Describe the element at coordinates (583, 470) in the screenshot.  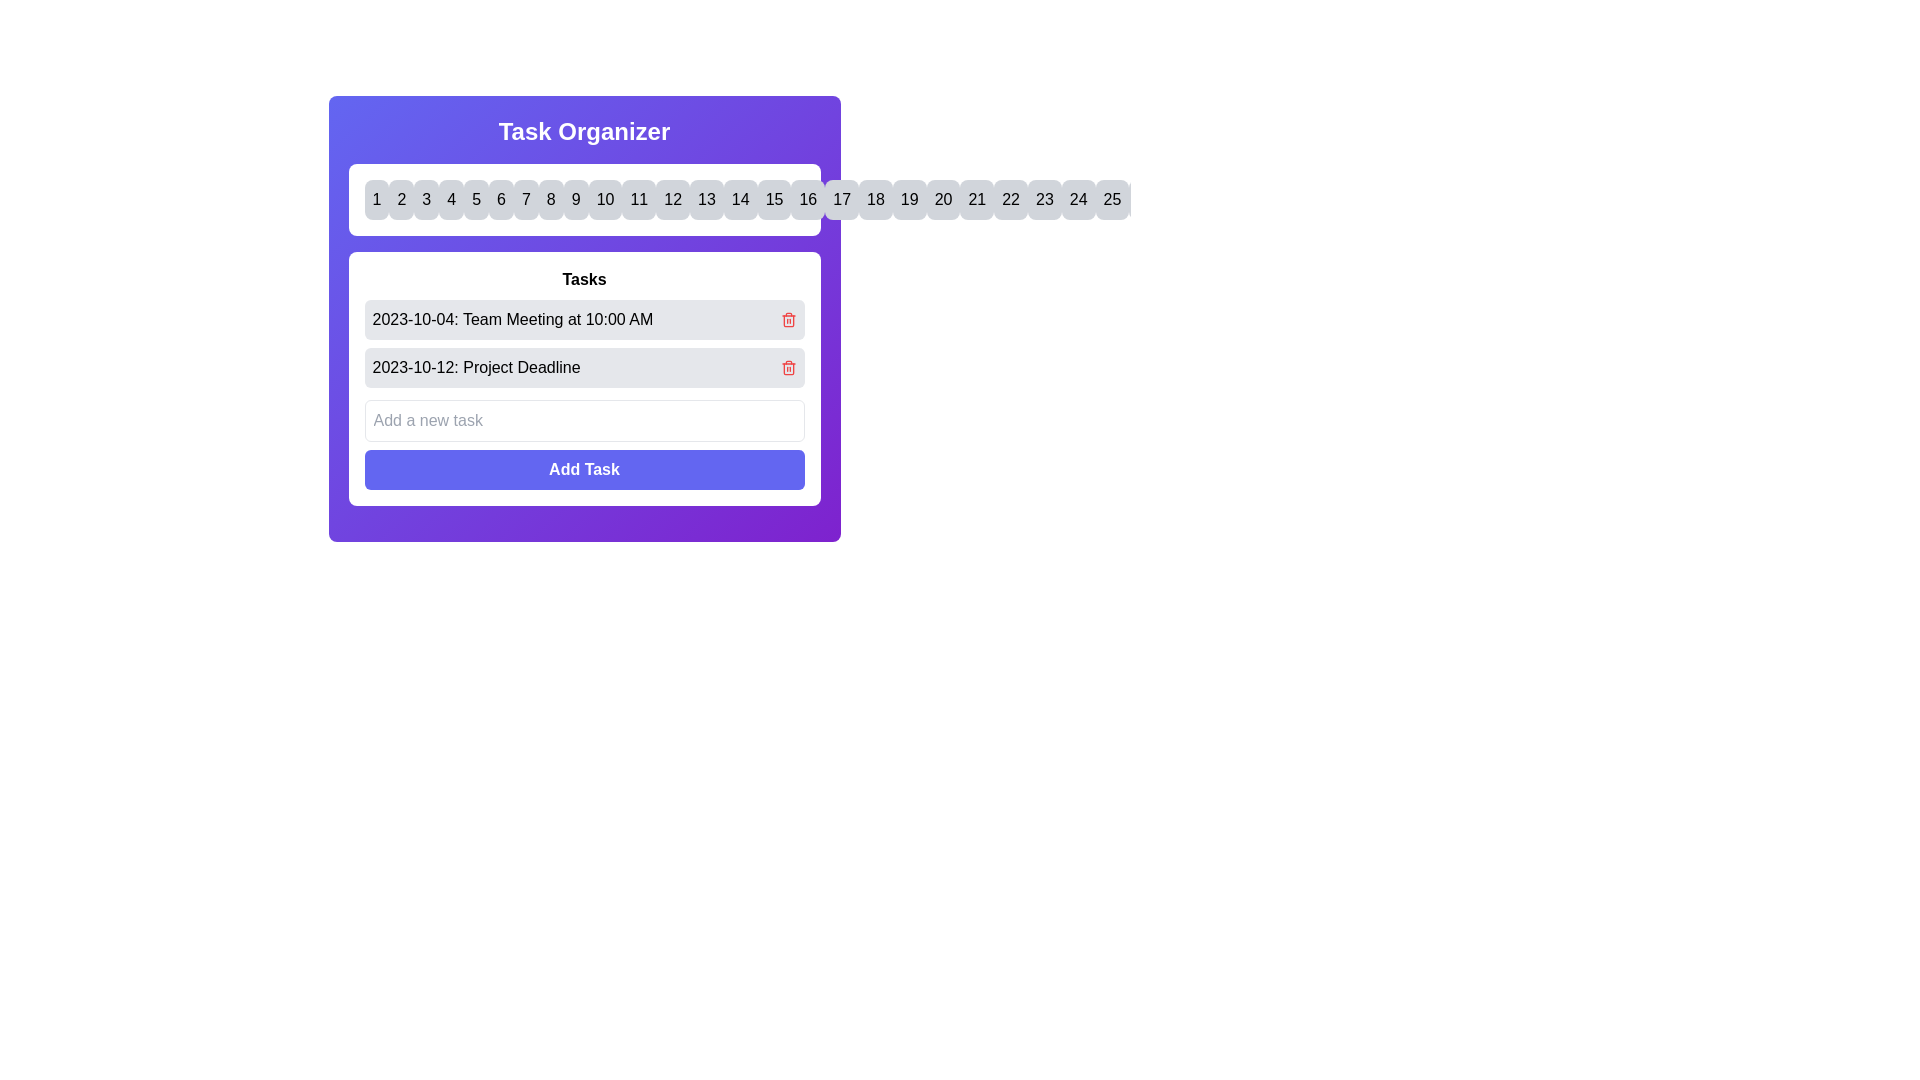
I see `the 'Add Task' button located at the bottom of the task organizer interface to observe the hover effect` at that location.